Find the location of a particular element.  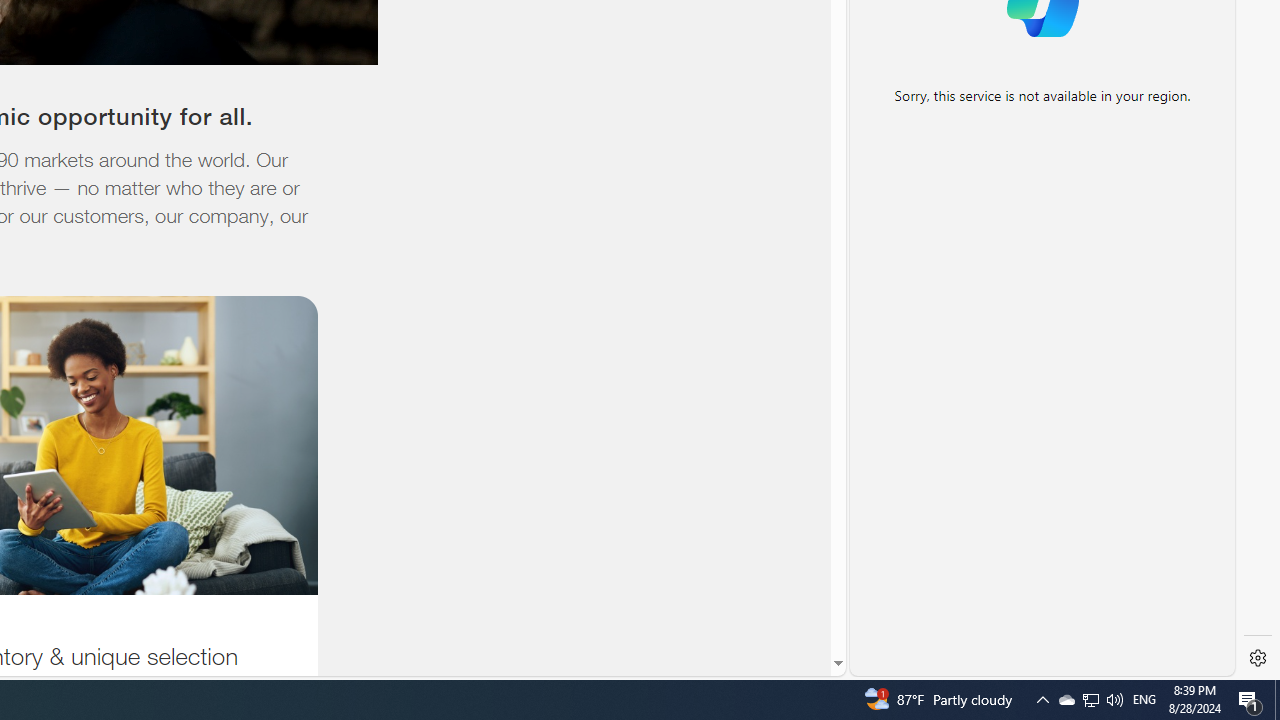

'Settings' is located at coordinates (1257, 658).